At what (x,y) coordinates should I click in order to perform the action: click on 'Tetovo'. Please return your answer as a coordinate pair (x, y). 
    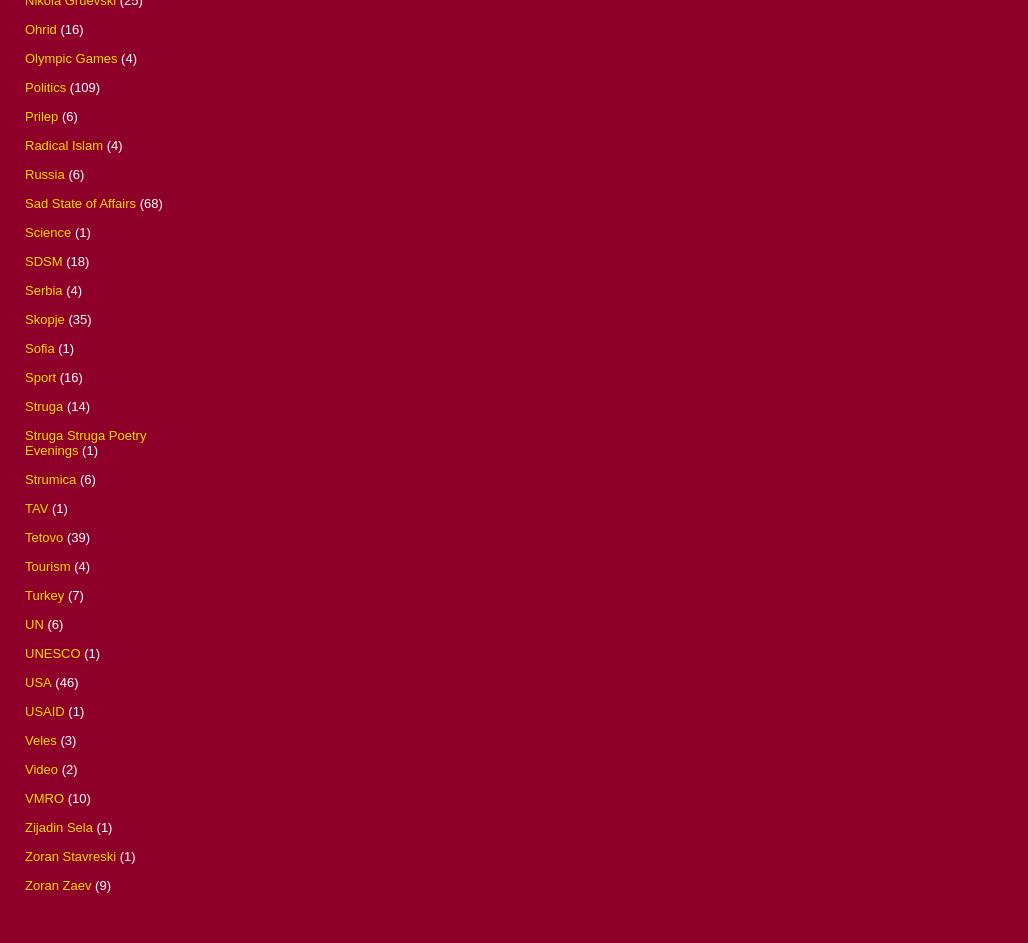
    Looking at the image, I should click on (43, 536).